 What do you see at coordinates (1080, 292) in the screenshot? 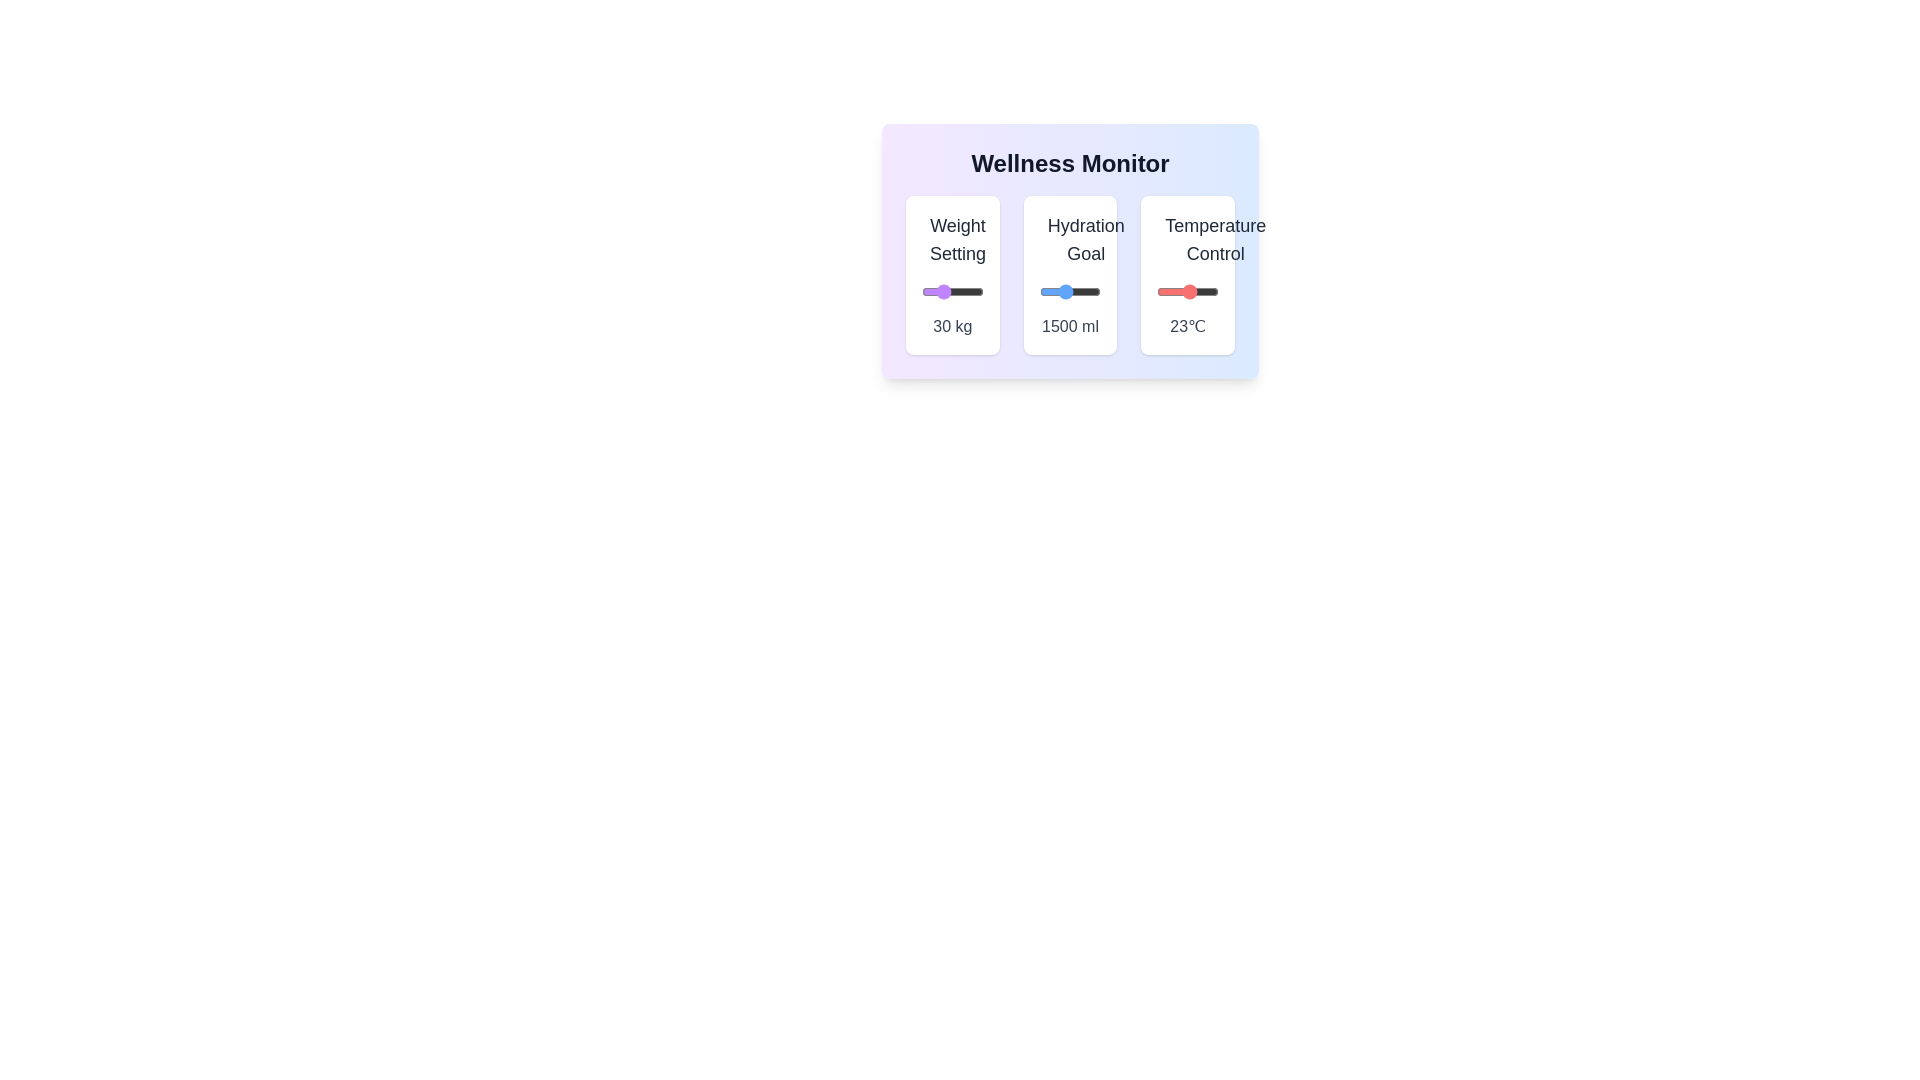
I see `hydration goal` at bounding box center [1080, 292].